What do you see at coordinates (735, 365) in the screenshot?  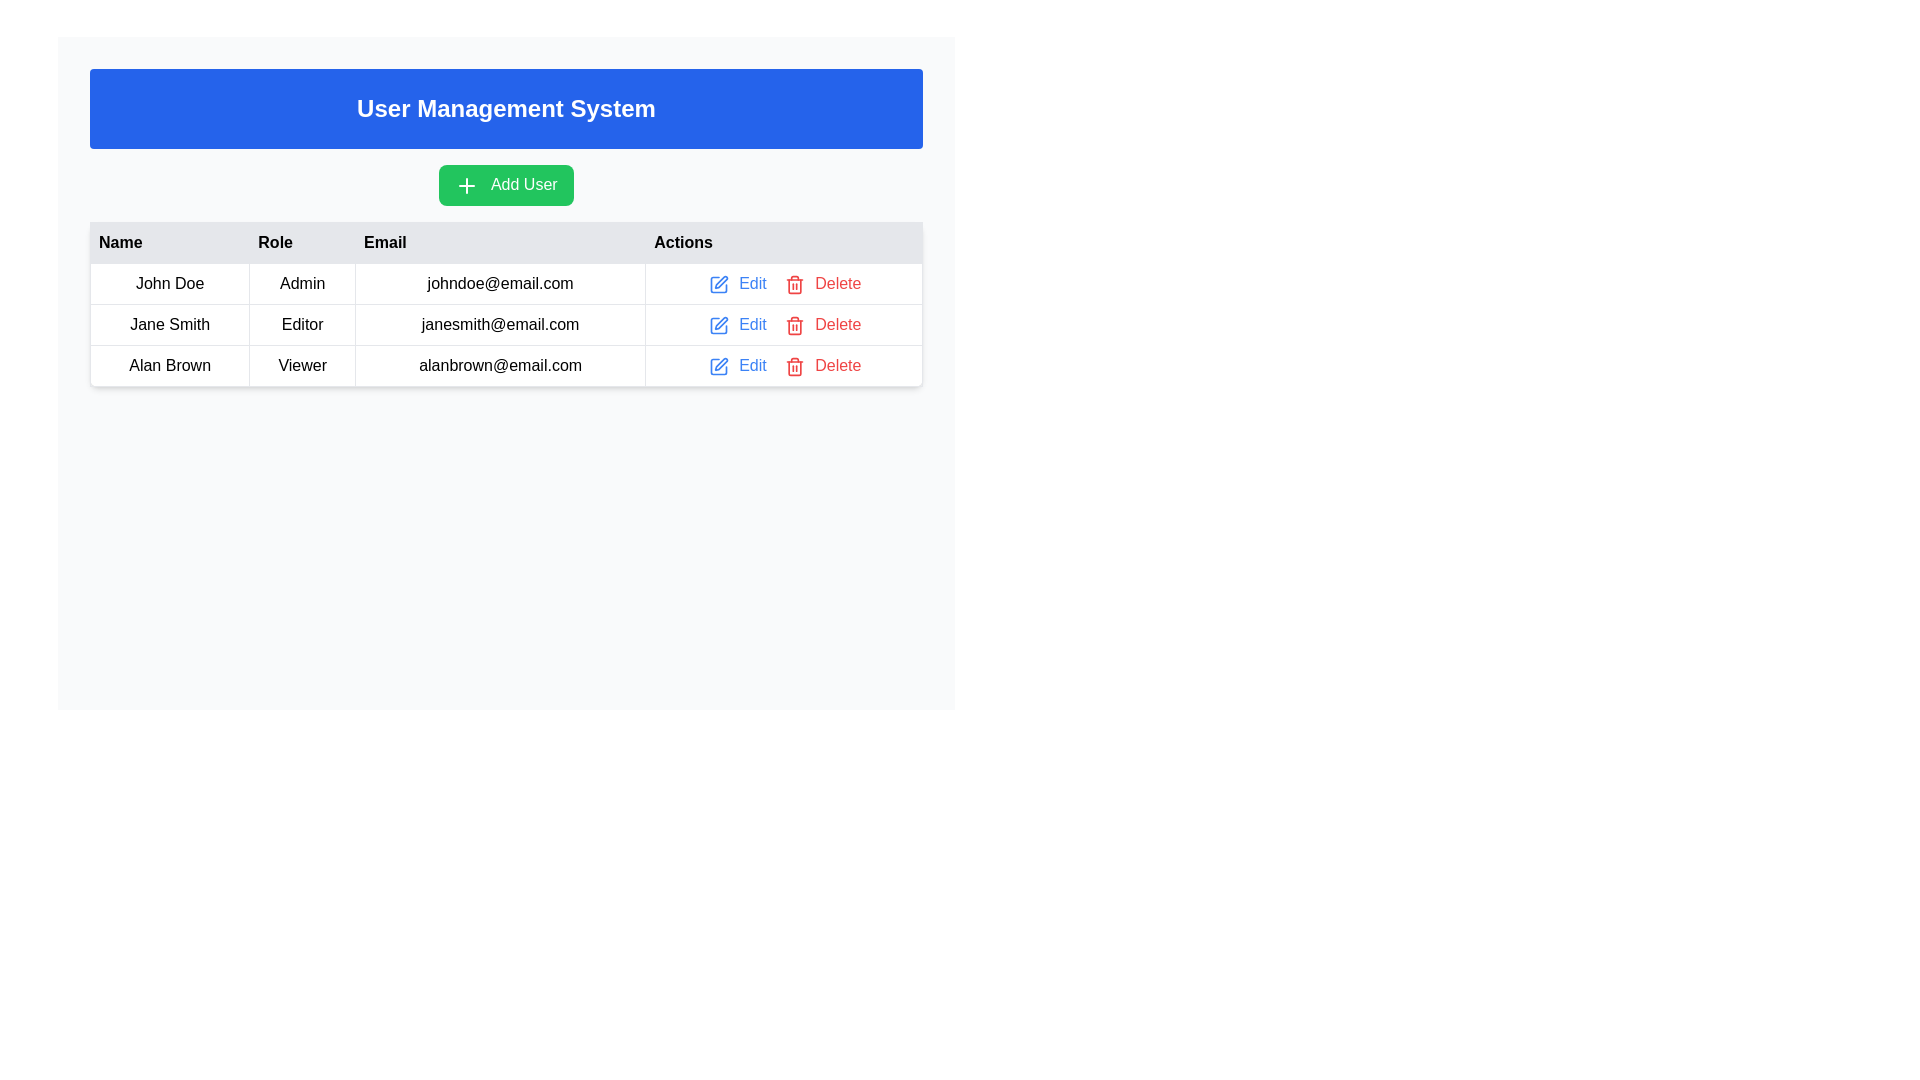 I see `the blue text link labeled 'Edit' with a pen icon located in the 'Actions' column of the last row in the table` at bounding box center [735, 365].